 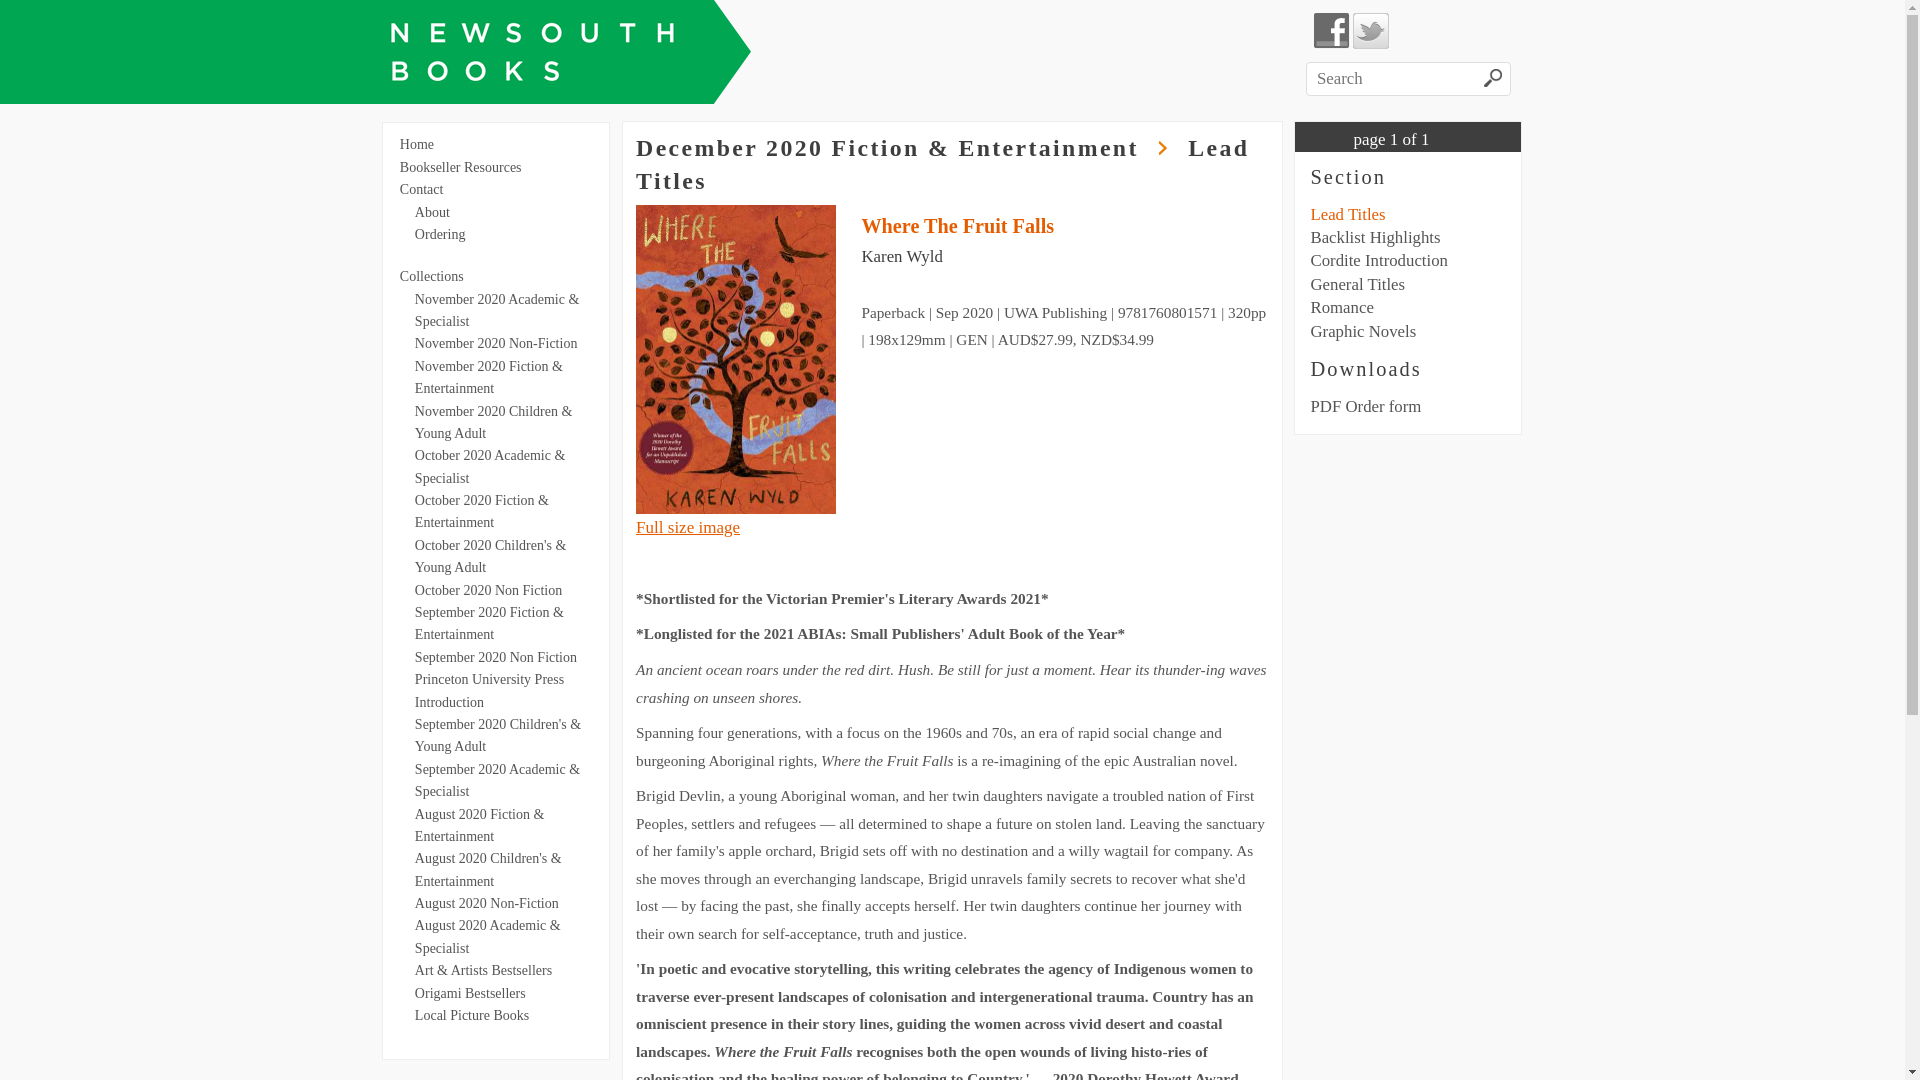 What do you see at coordinates (431, 212) in the screenshot?
I see `'About'` at bounding box center [431, 212].